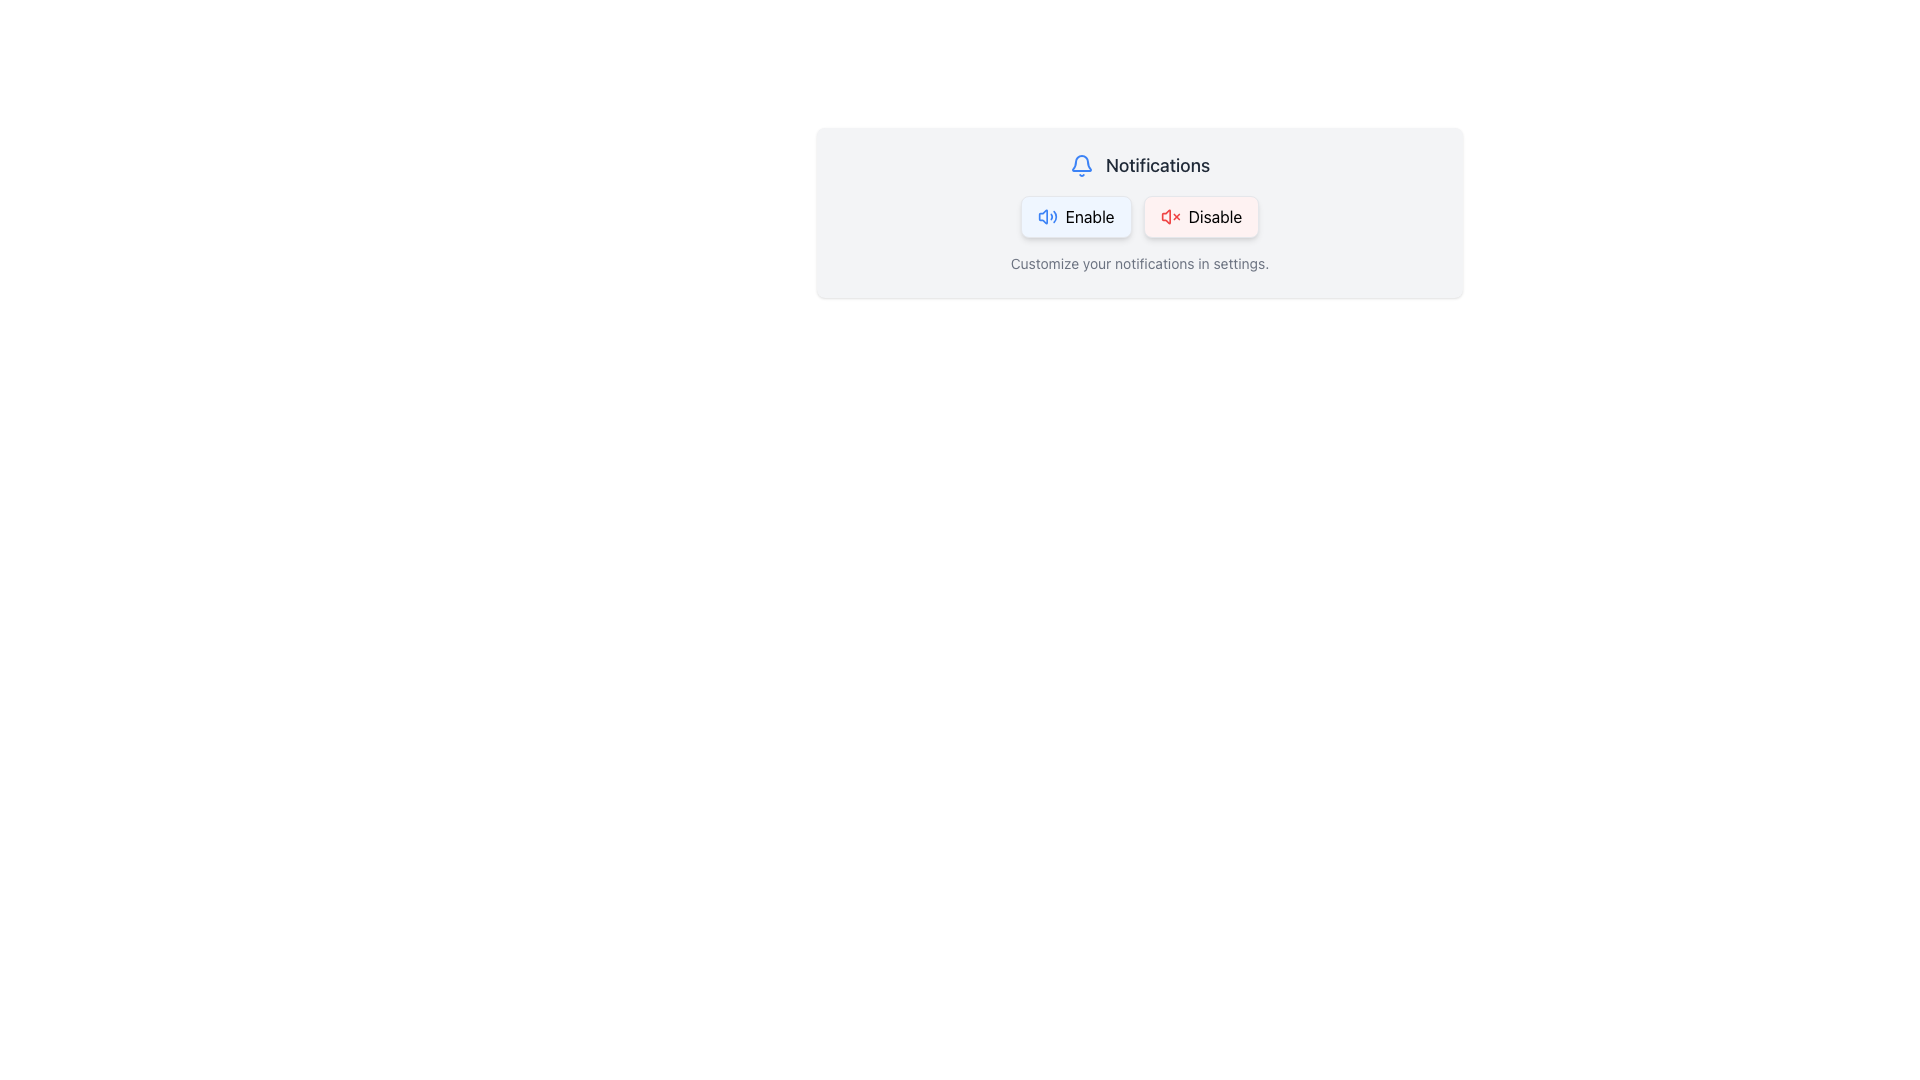 Image resolution: width=1920 pixels, height=1080 pixels. What do you see at coordinates (1214, 216) in the screenshot?
I see `the 'Disable' text label, which is styled in black text within a red-bordered area` at bounding box center [1214, 216].